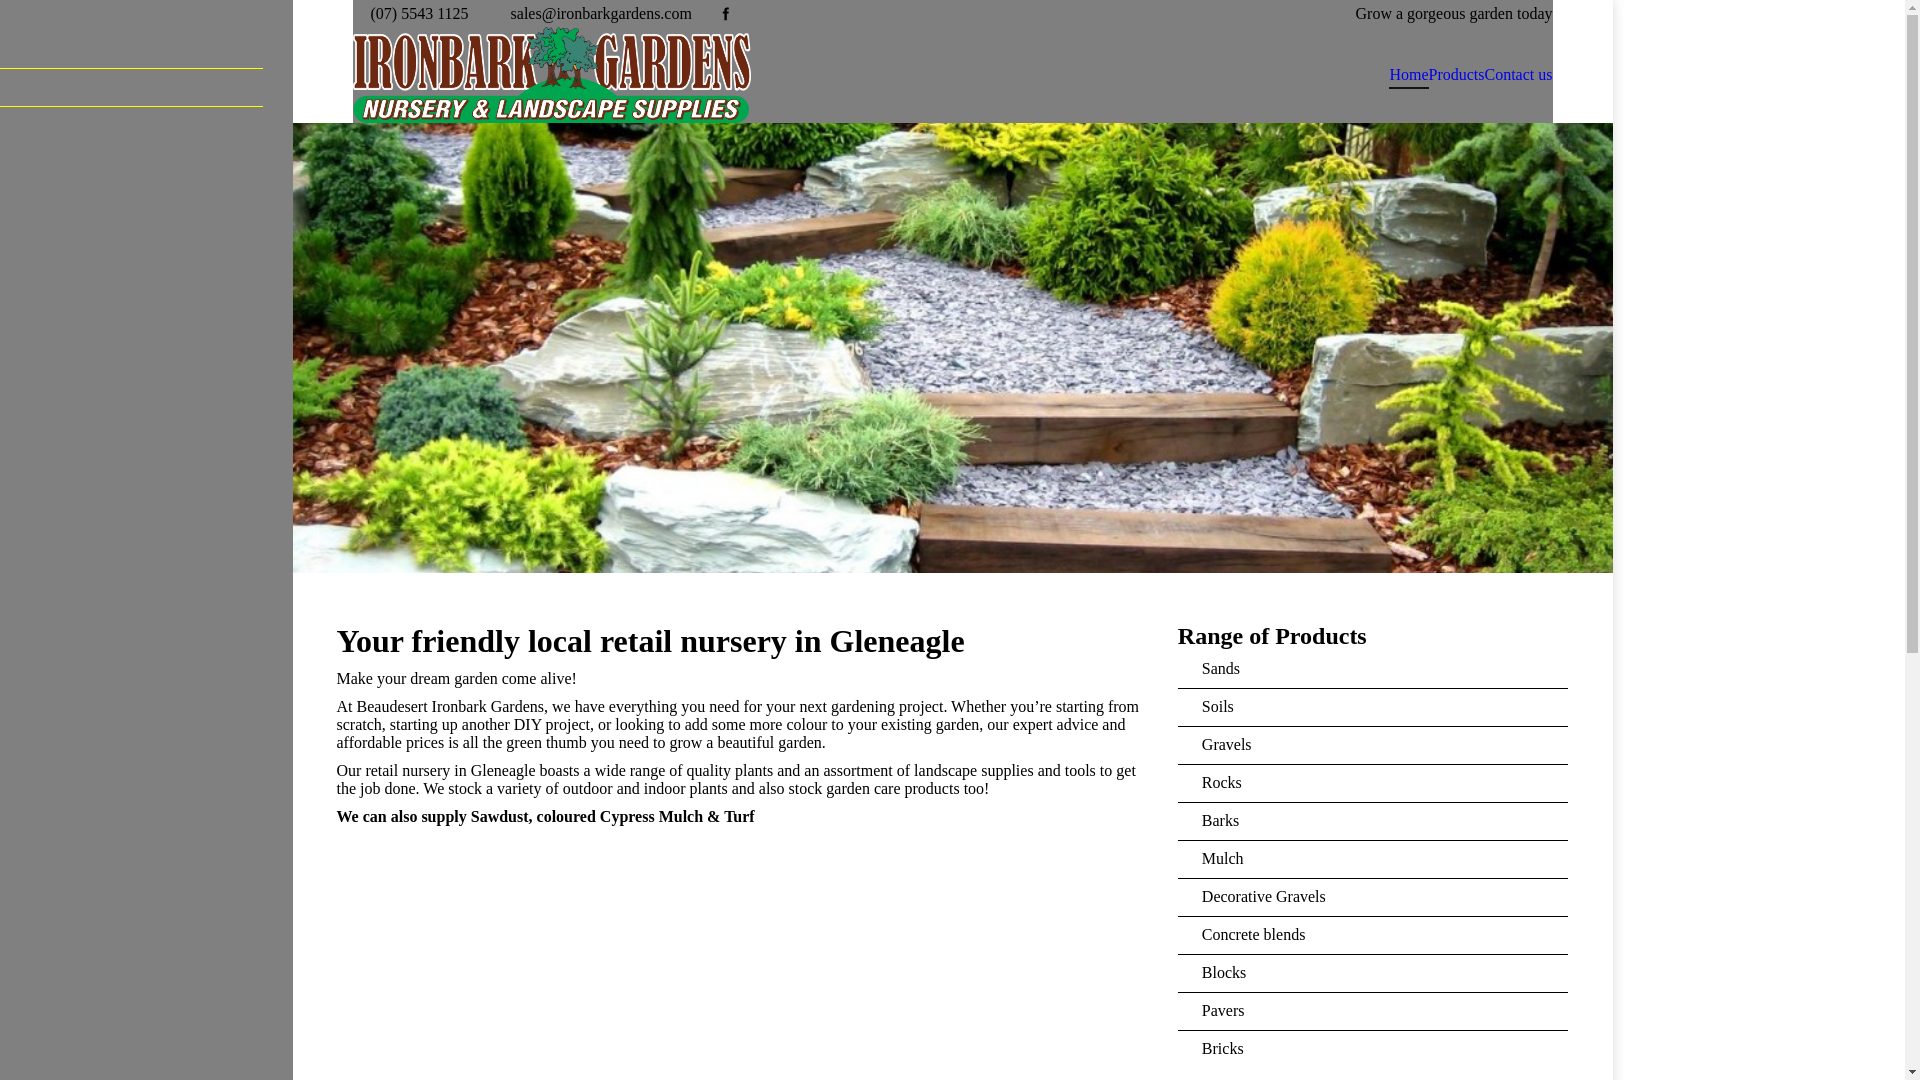  What do you see at coordinates (1517, 73) in the screenshot?
I see `'Contact us'` at bounding box center [1517, 73].